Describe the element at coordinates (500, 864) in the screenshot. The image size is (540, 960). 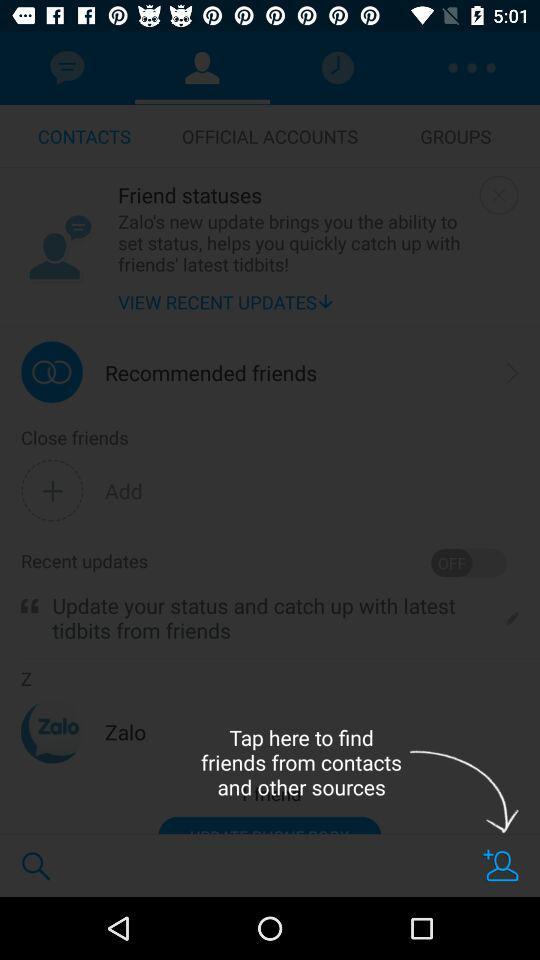
I see `friends` at that location.